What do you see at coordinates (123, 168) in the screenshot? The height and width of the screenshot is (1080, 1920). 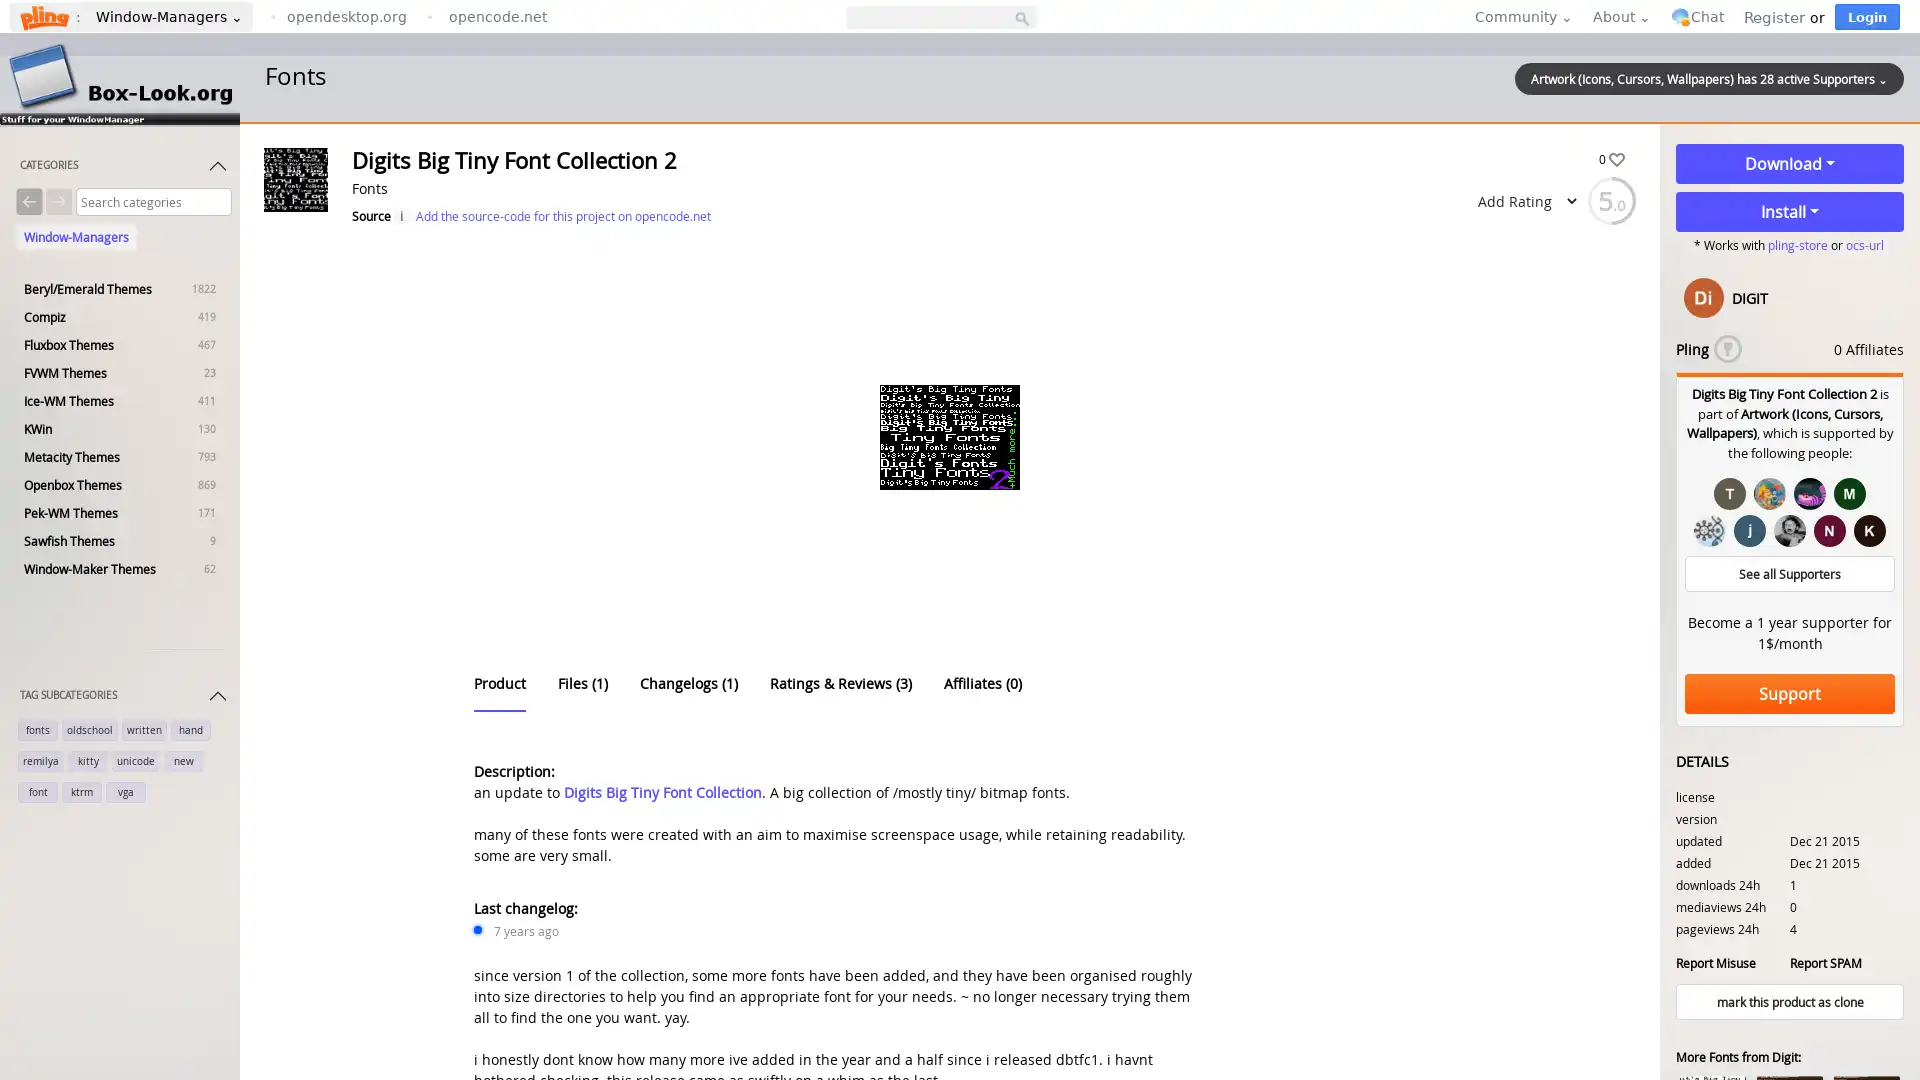 I see `CATEGORIES` at bounding box center [123, 168].